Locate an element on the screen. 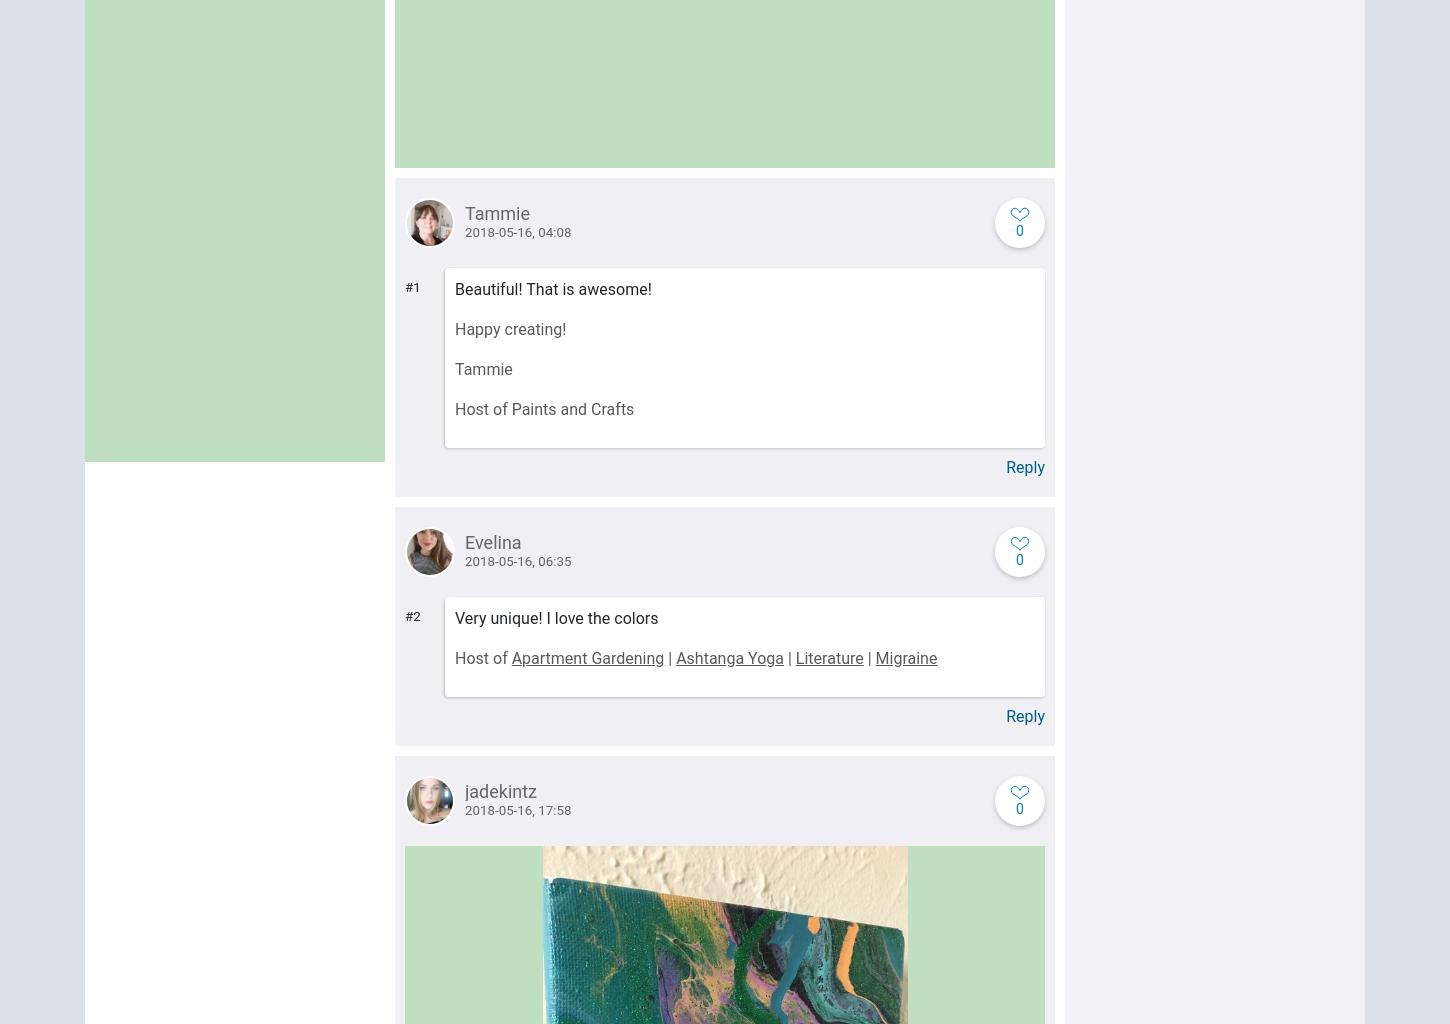  'Beautiful! That is awesome!' is located at coordinates (454, 288).